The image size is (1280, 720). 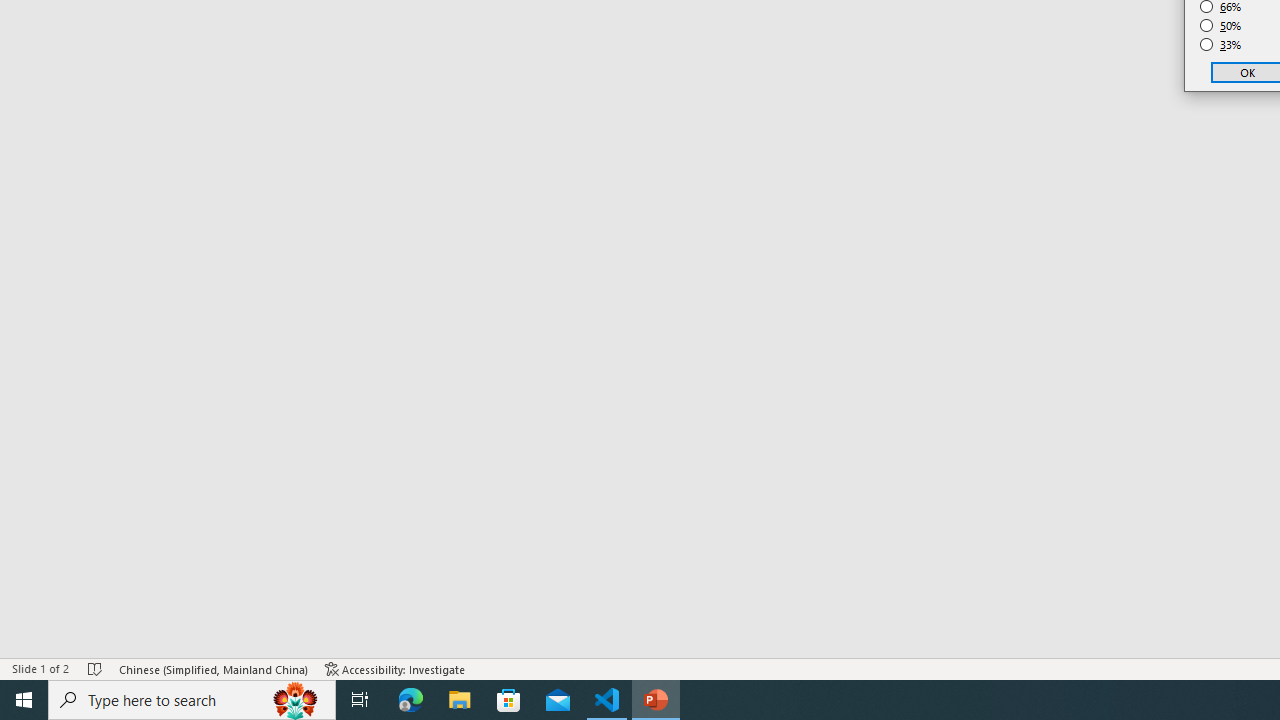 What do you see at coordinates (359, 698) in the screenshot?
I see `'Task View'` at bounding box center [359, 698].